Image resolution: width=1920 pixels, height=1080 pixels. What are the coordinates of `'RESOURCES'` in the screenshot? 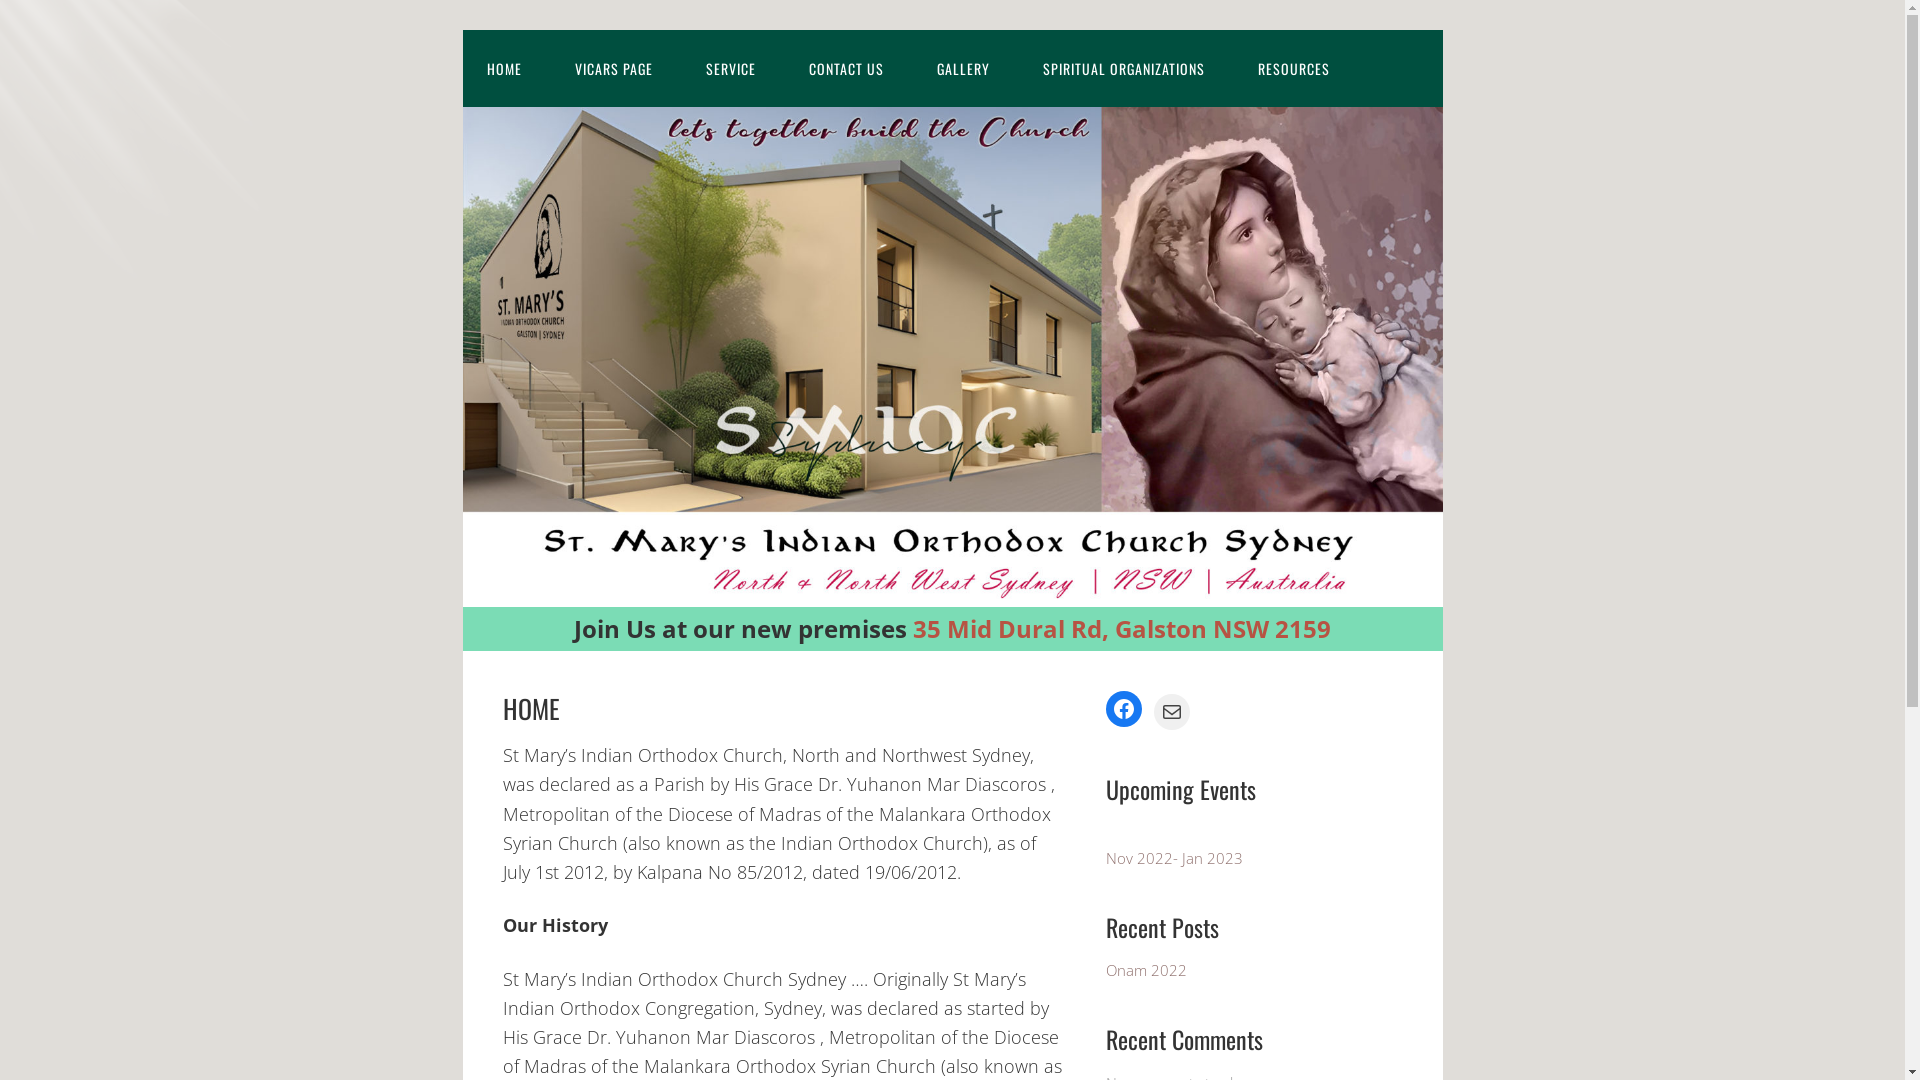 It's located at (1294, 67).